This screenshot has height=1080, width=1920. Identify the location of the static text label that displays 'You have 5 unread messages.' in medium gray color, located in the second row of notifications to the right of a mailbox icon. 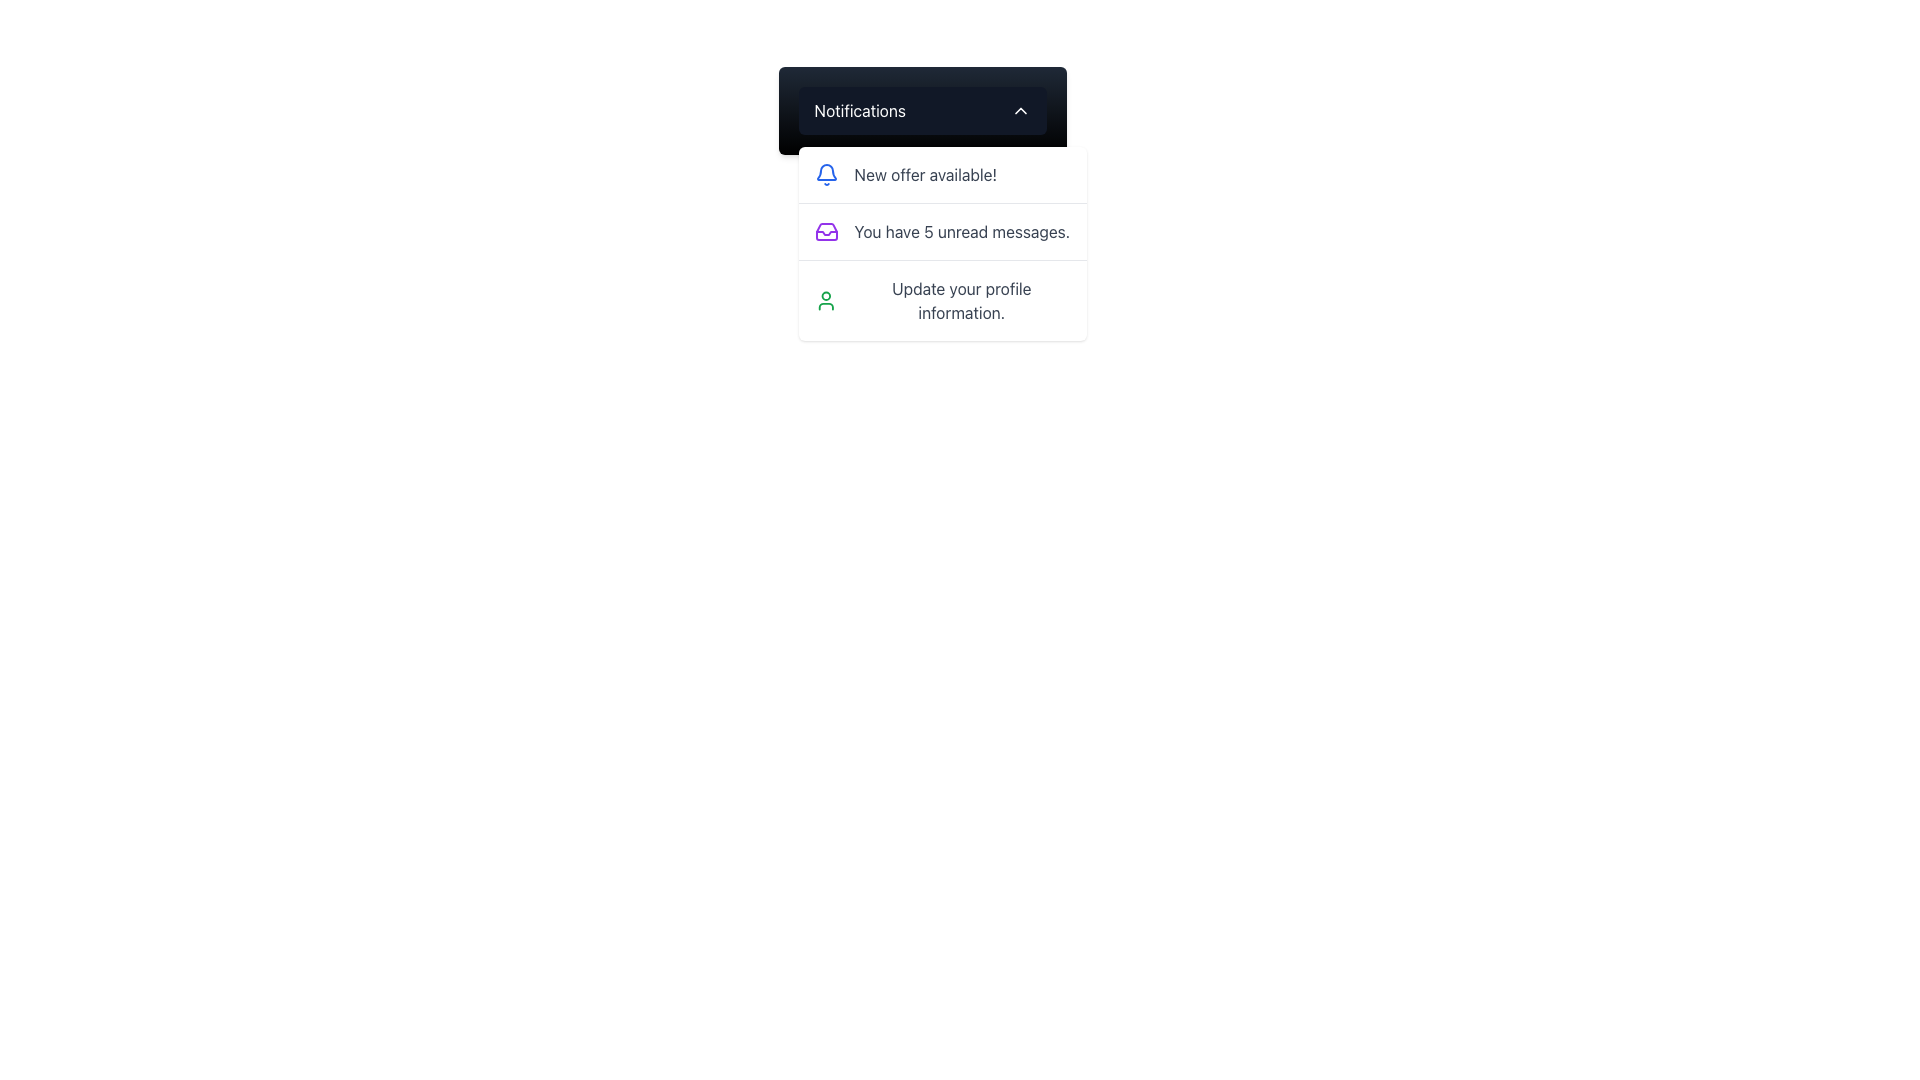
(962, 230).